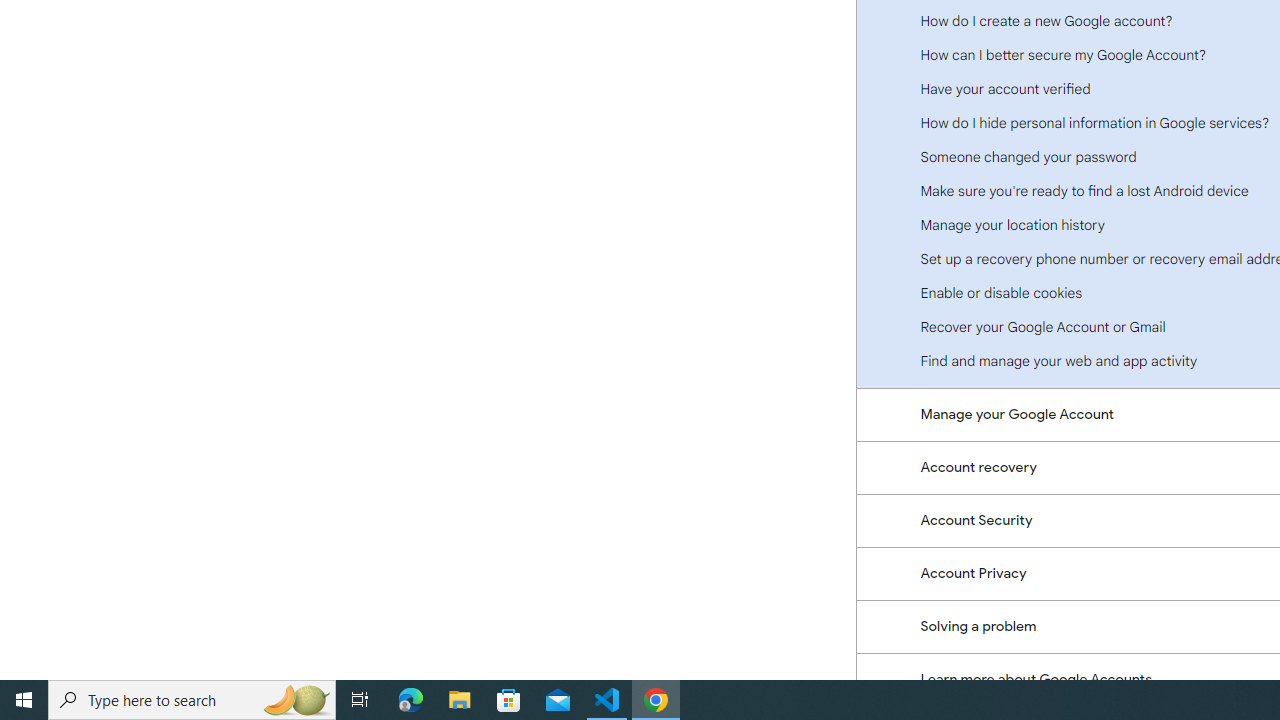 This screenshot has height=720, width=1280. Describe the element at coordinates (24, 698) in the screenshot. I see `'Start'` at that location.